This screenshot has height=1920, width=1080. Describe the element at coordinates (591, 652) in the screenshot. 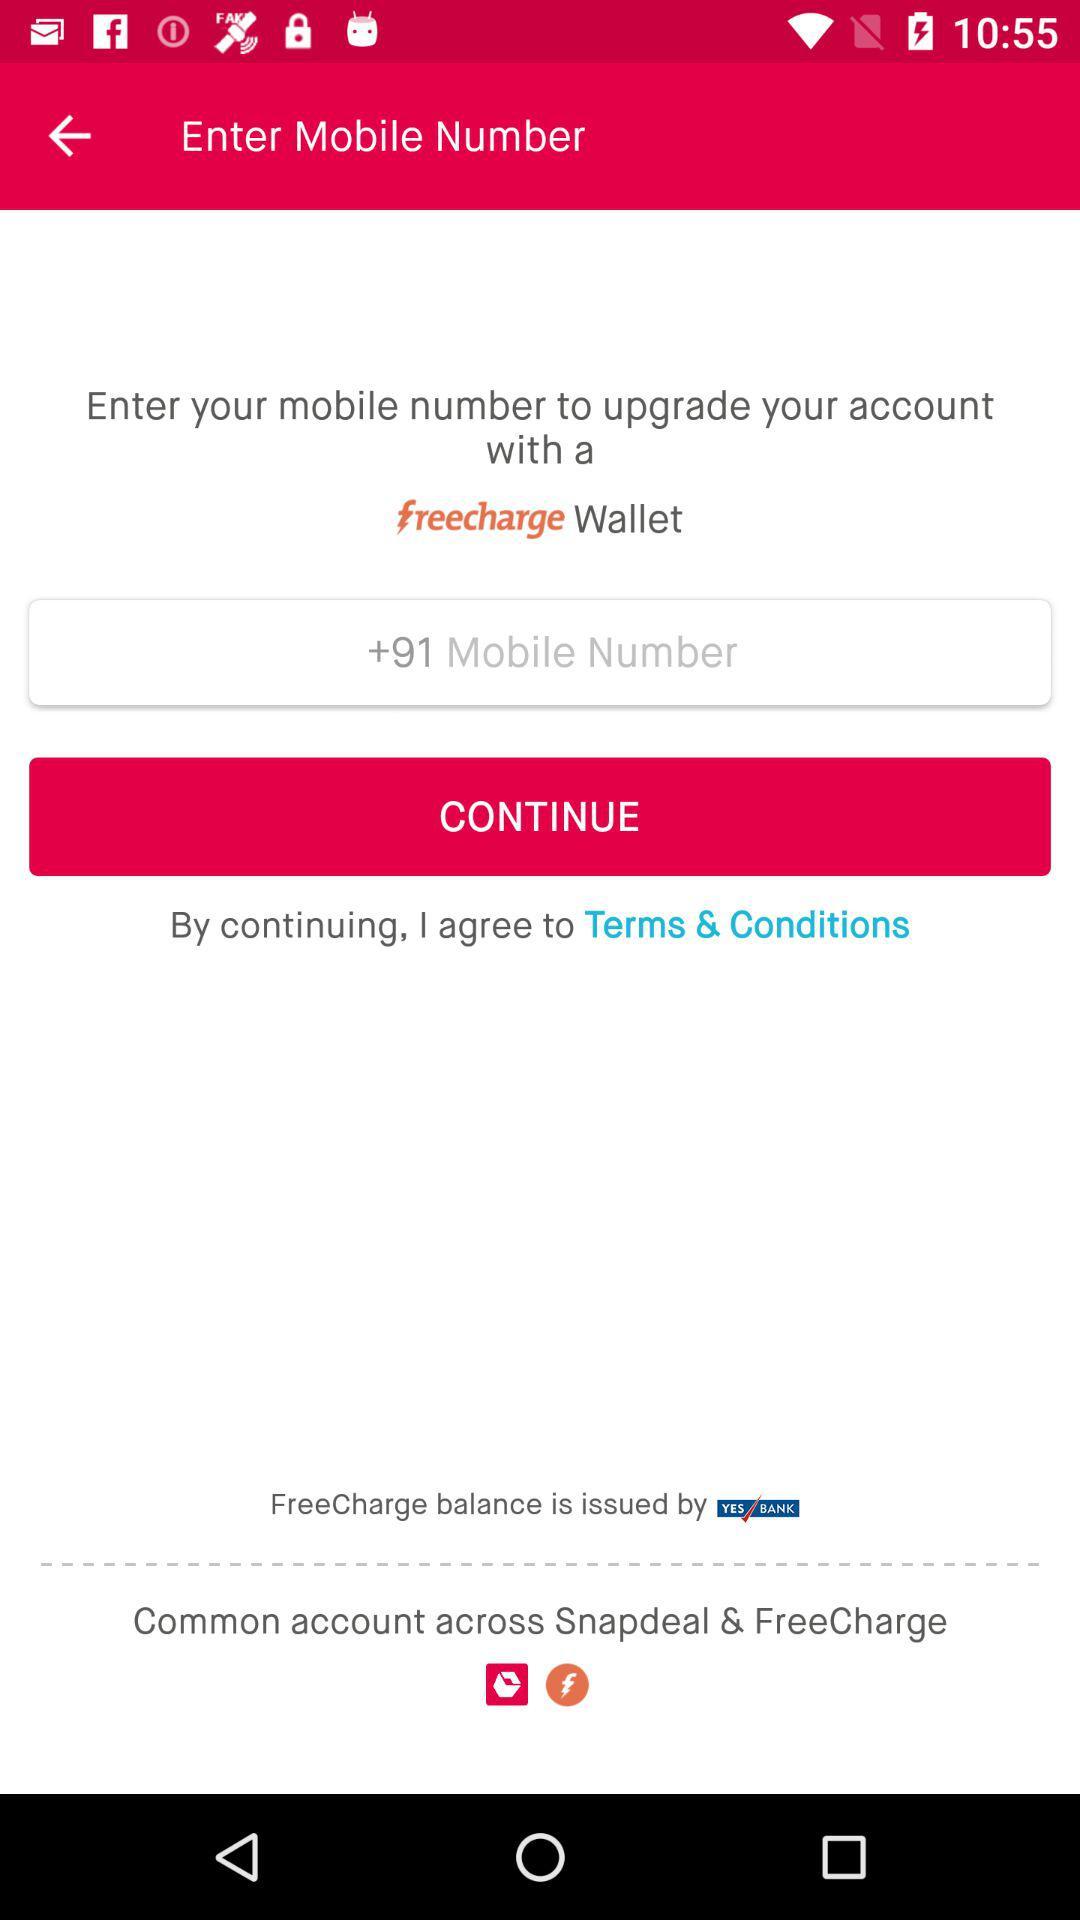

I see `the text field beside 91` at that location.